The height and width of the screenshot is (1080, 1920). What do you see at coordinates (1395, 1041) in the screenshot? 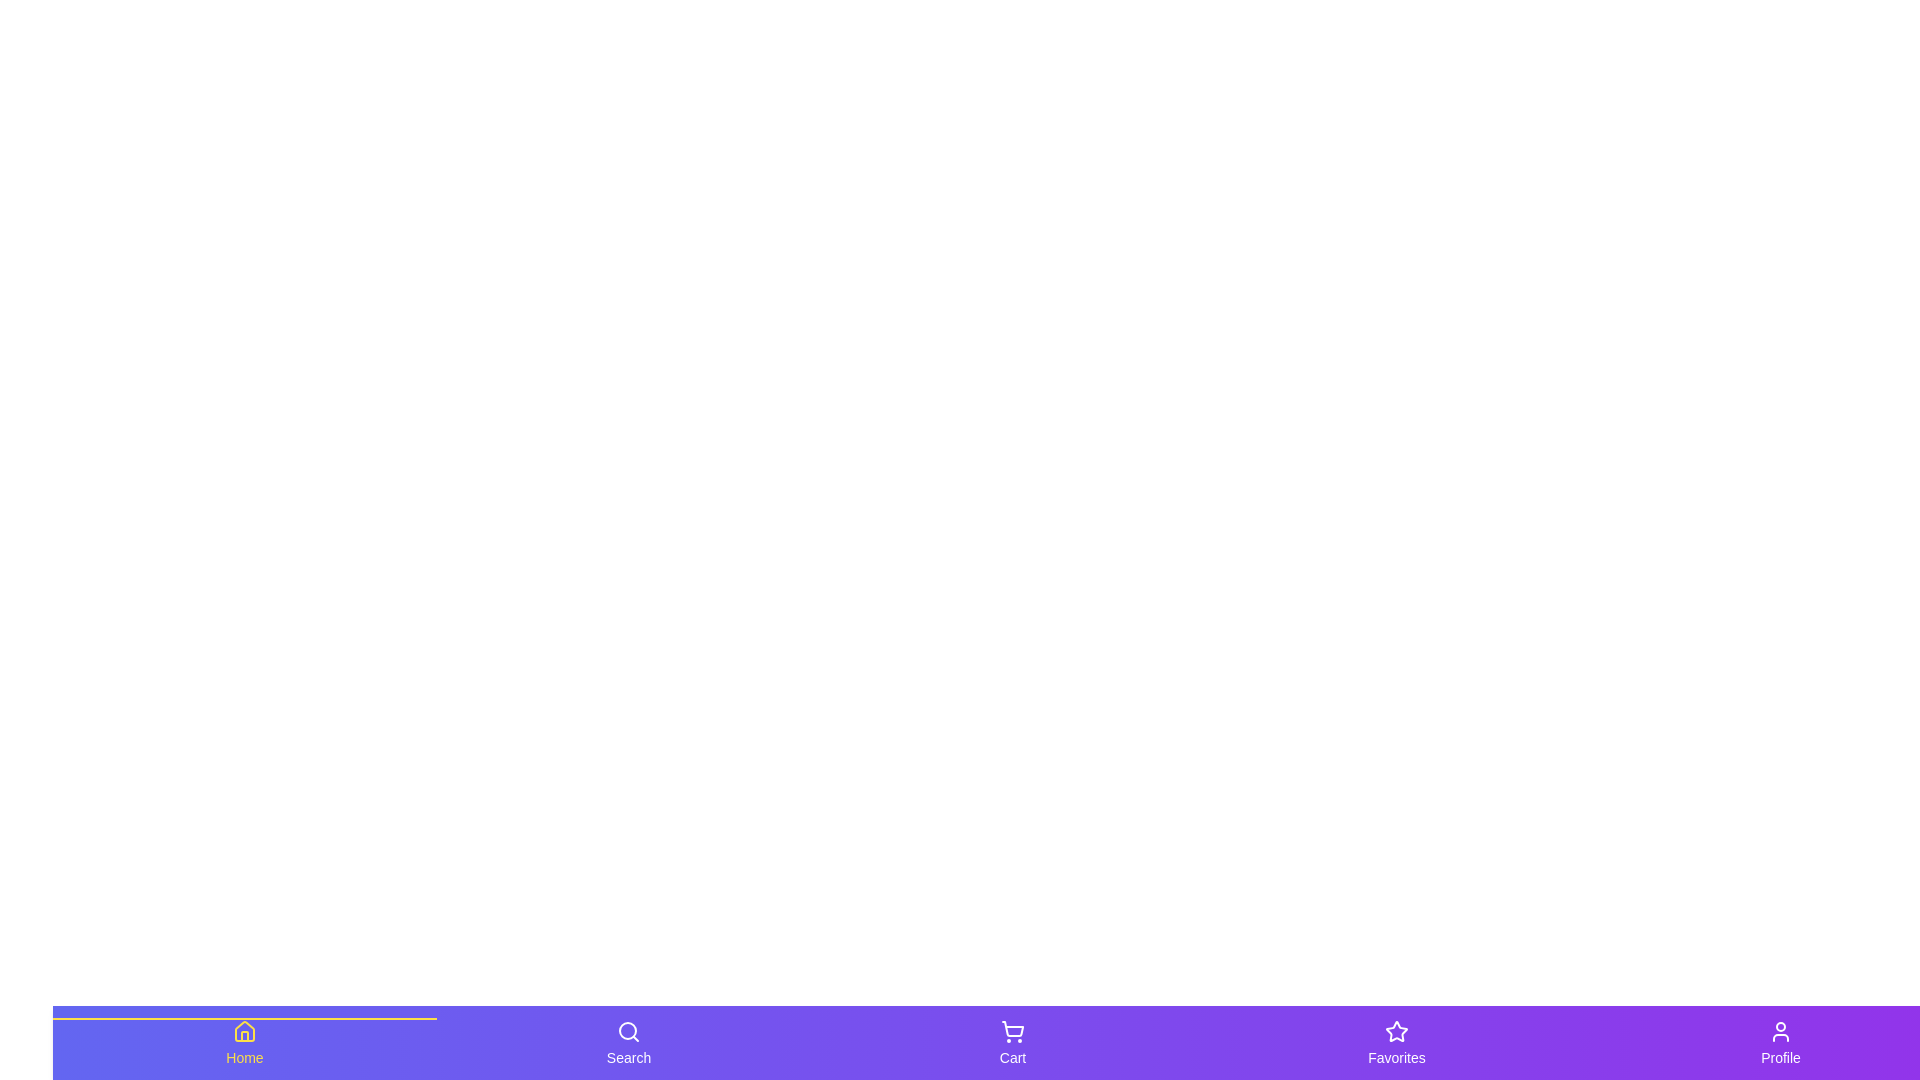
I see `the tab labeled Favorites` at bounding box center [1395, 1041].